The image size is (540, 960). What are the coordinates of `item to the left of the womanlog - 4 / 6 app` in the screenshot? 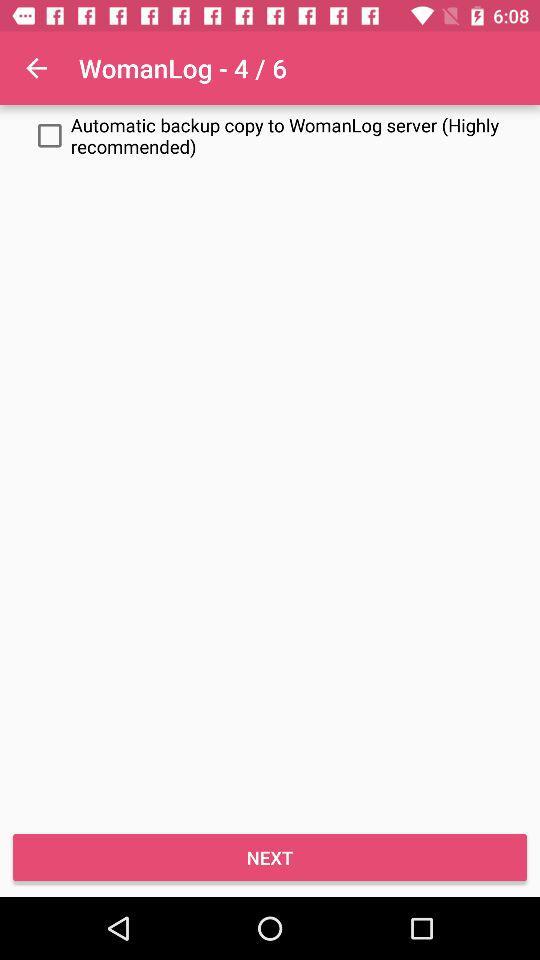 It's located at (36, 68).